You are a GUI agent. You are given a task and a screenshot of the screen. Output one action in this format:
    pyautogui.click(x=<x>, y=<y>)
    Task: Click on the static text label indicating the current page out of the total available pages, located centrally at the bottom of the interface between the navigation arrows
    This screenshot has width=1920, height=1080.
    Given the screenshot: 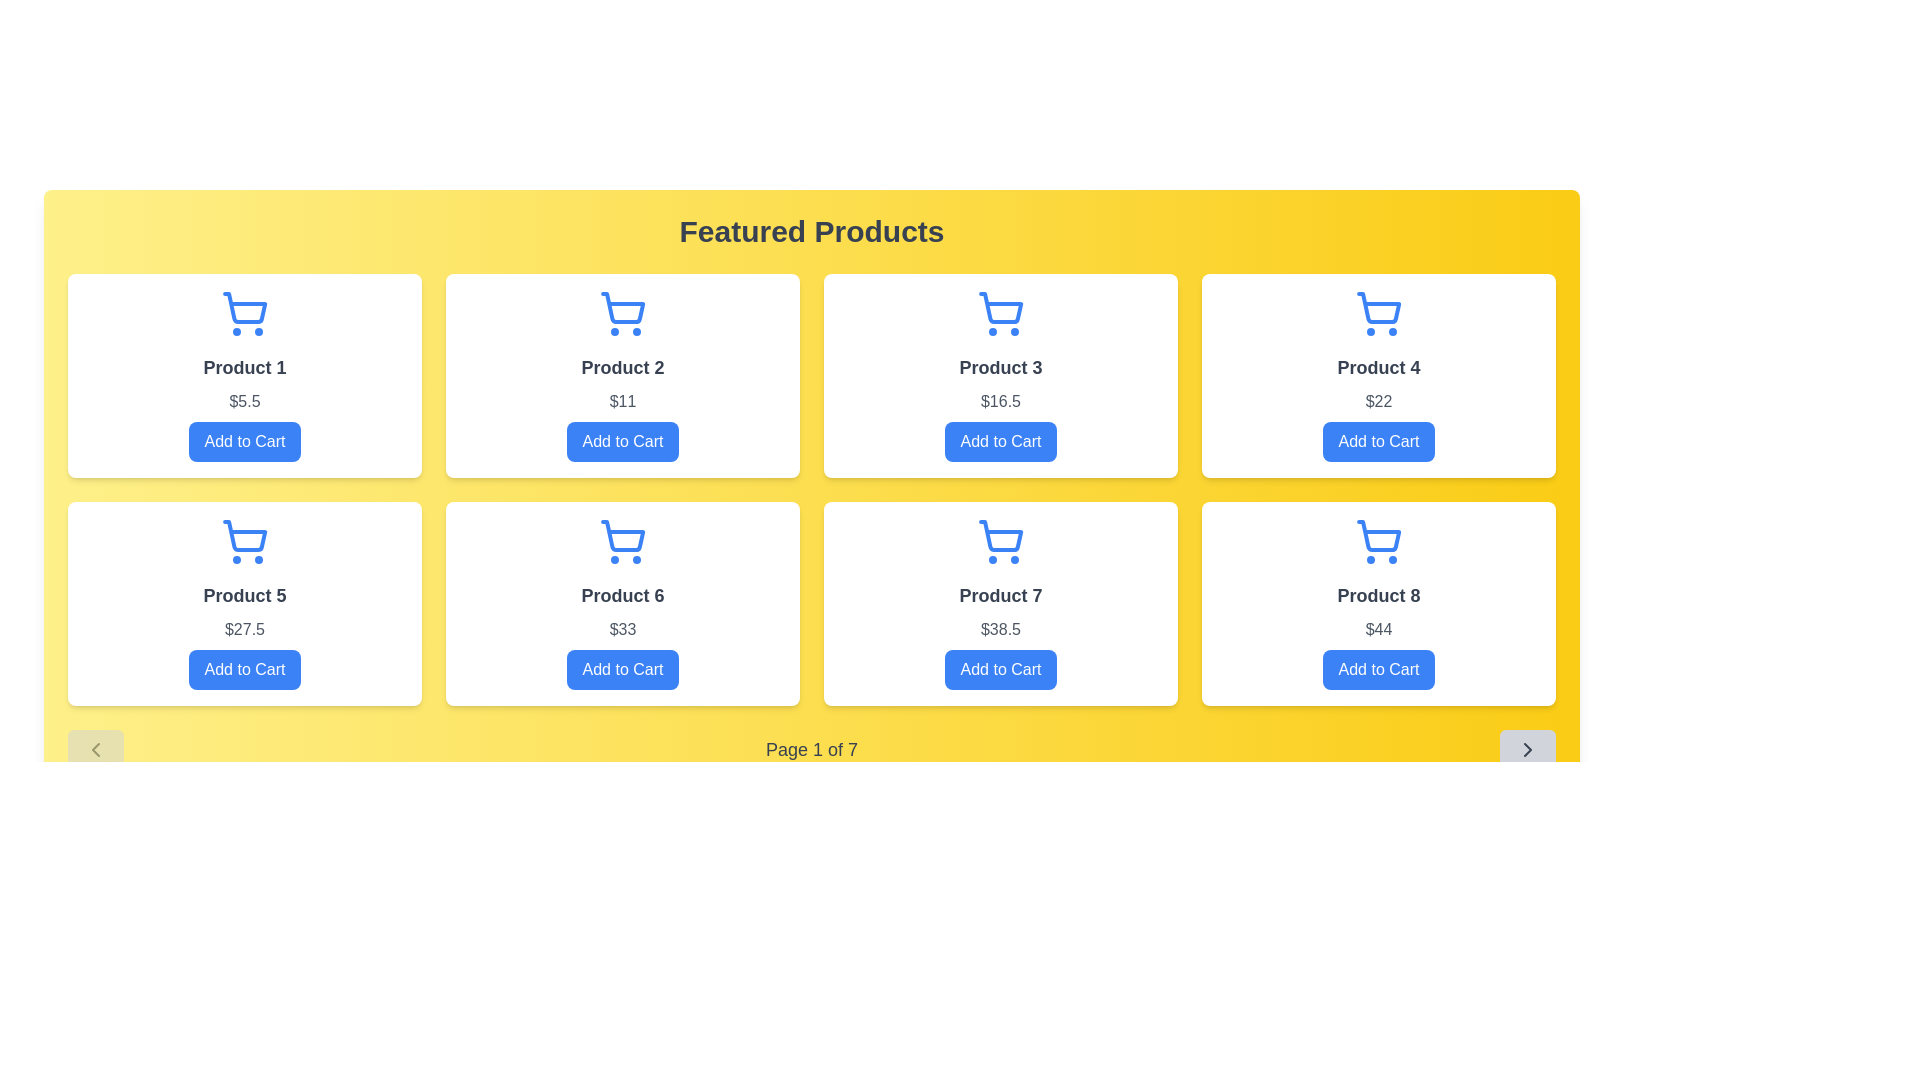 What is the action you would take?
    pyautogui.click(x=811, y=749)
    